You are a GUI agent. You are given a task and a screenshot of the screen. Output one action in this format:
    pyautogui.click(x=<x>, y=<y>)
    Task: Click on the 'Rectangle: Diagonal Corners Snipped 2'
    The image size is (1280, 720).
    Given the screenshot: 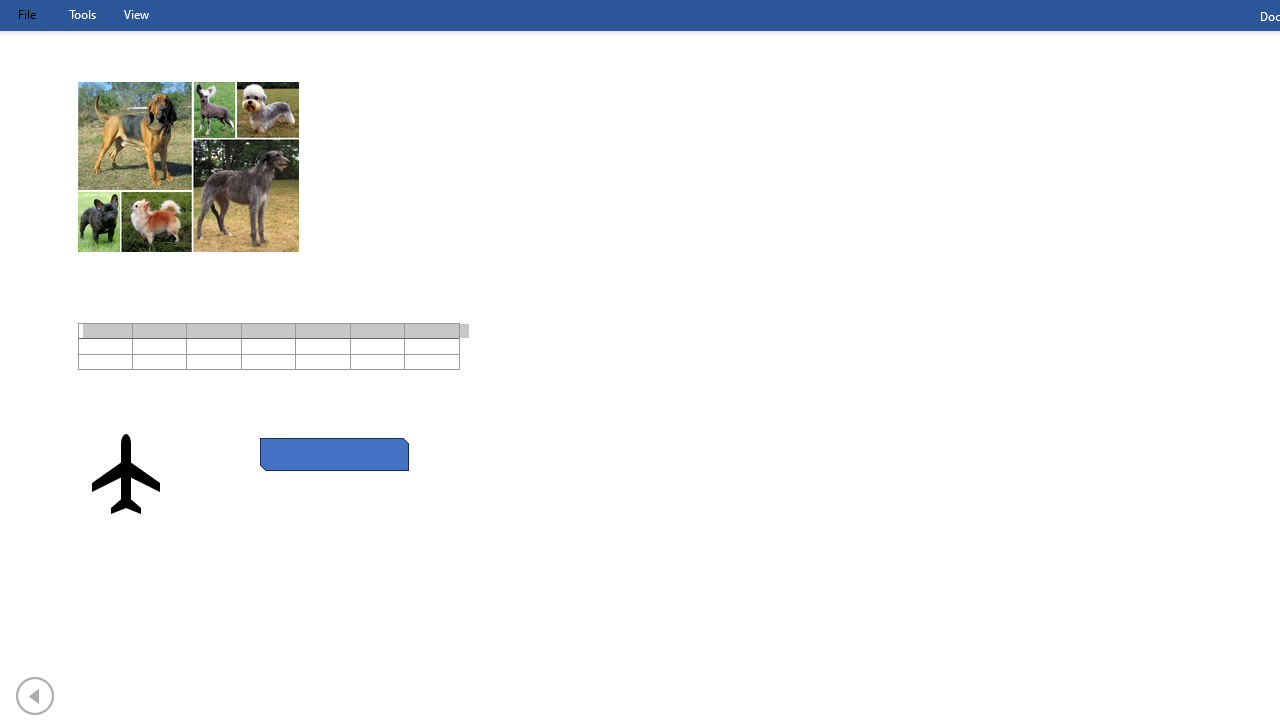 What is the action you would take?
    pyautogui.click(x=334, y=454)
    